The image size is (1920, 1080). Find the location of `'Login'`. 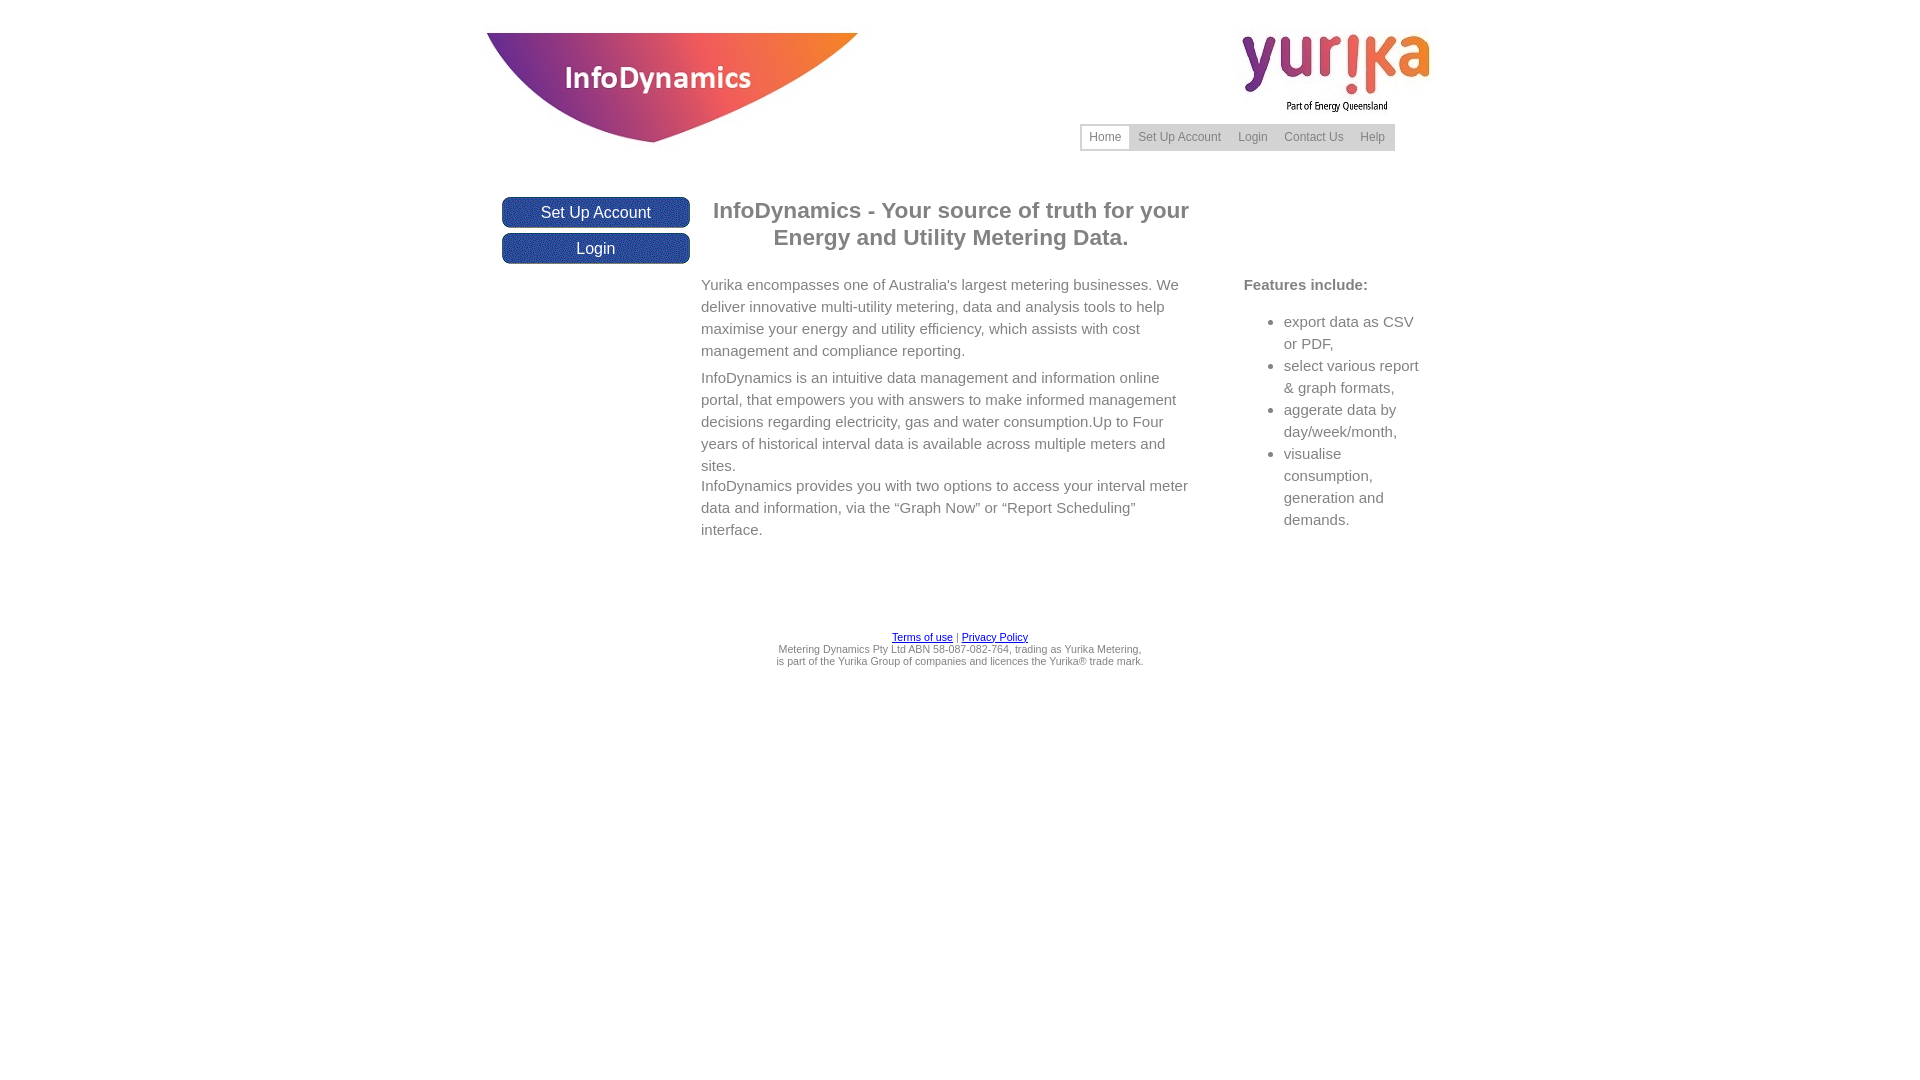

'Login' is located at coordinates (1251, 136).